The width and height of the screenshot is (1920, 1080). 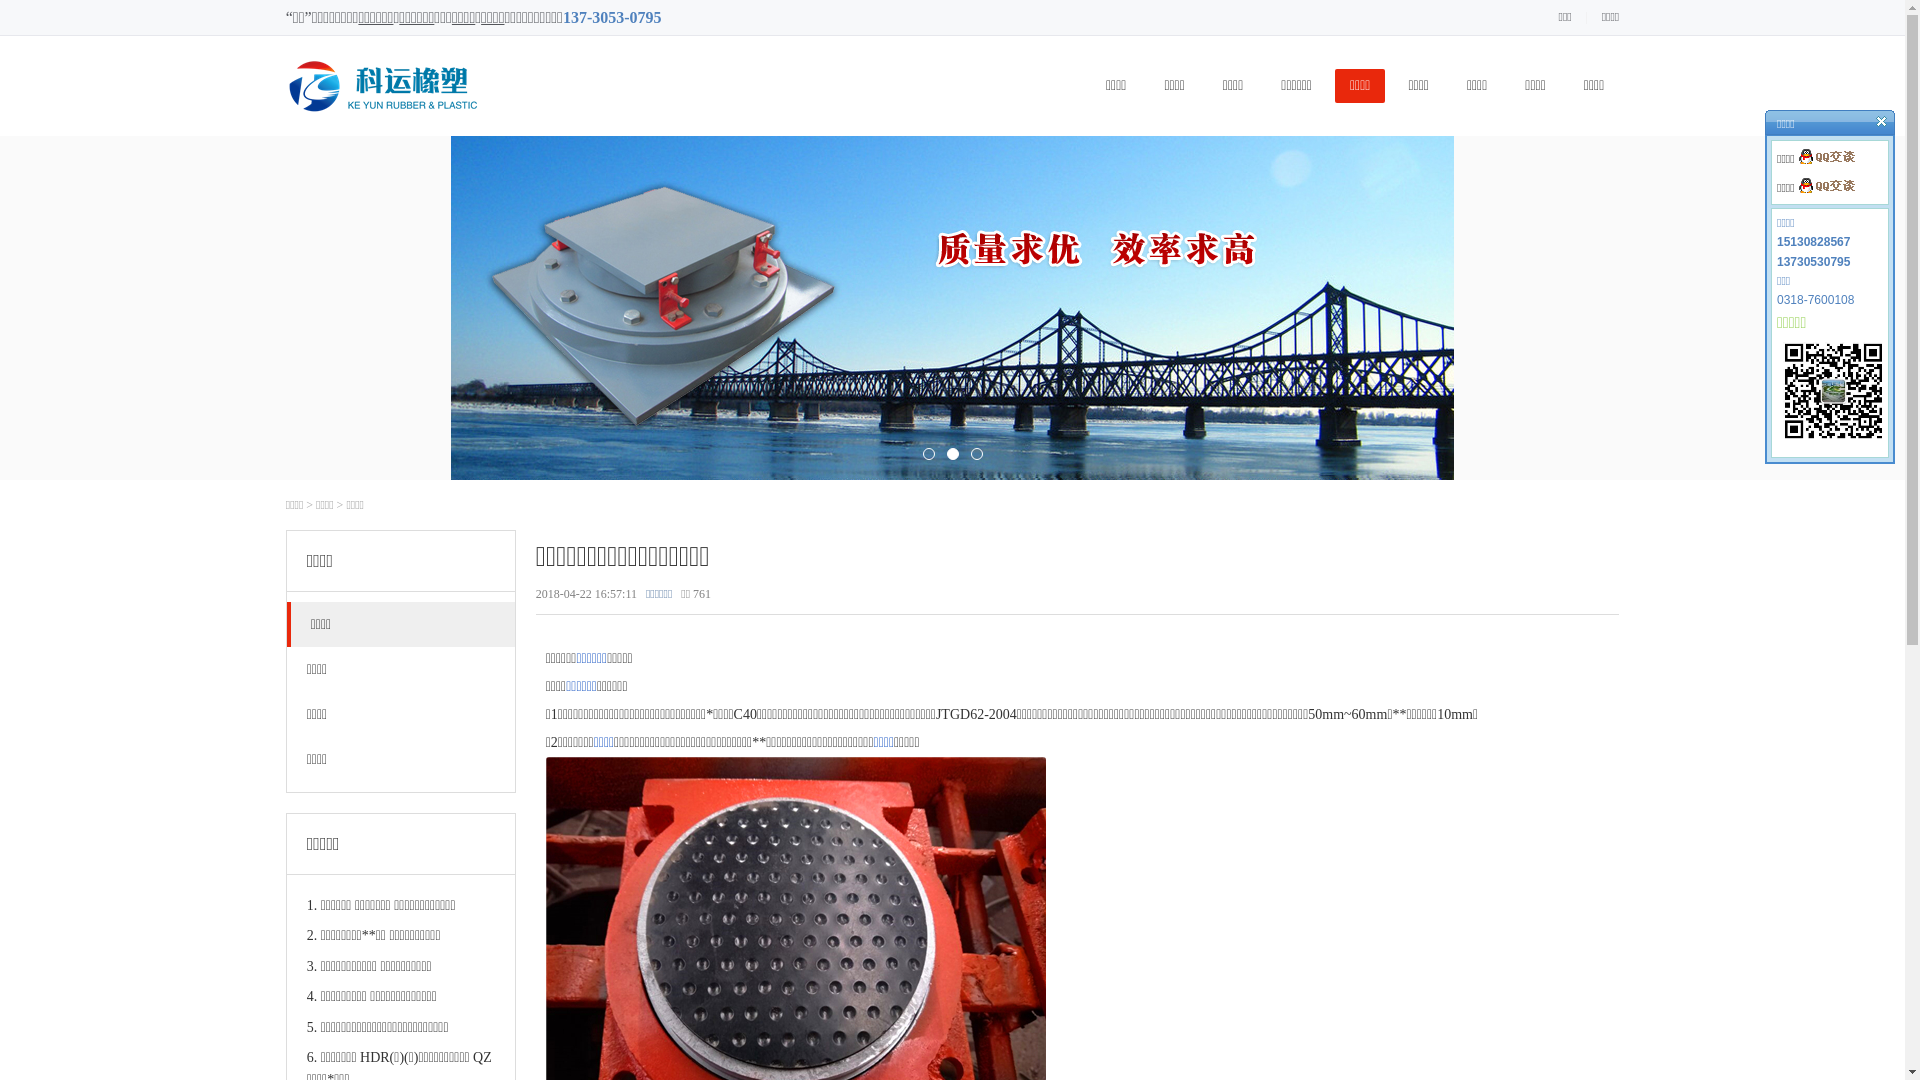 What do you see at coordinates (1833, 390) in the screenshot?
I see `'1510717705110961.jpg'` at bounding box center [1833, 390].